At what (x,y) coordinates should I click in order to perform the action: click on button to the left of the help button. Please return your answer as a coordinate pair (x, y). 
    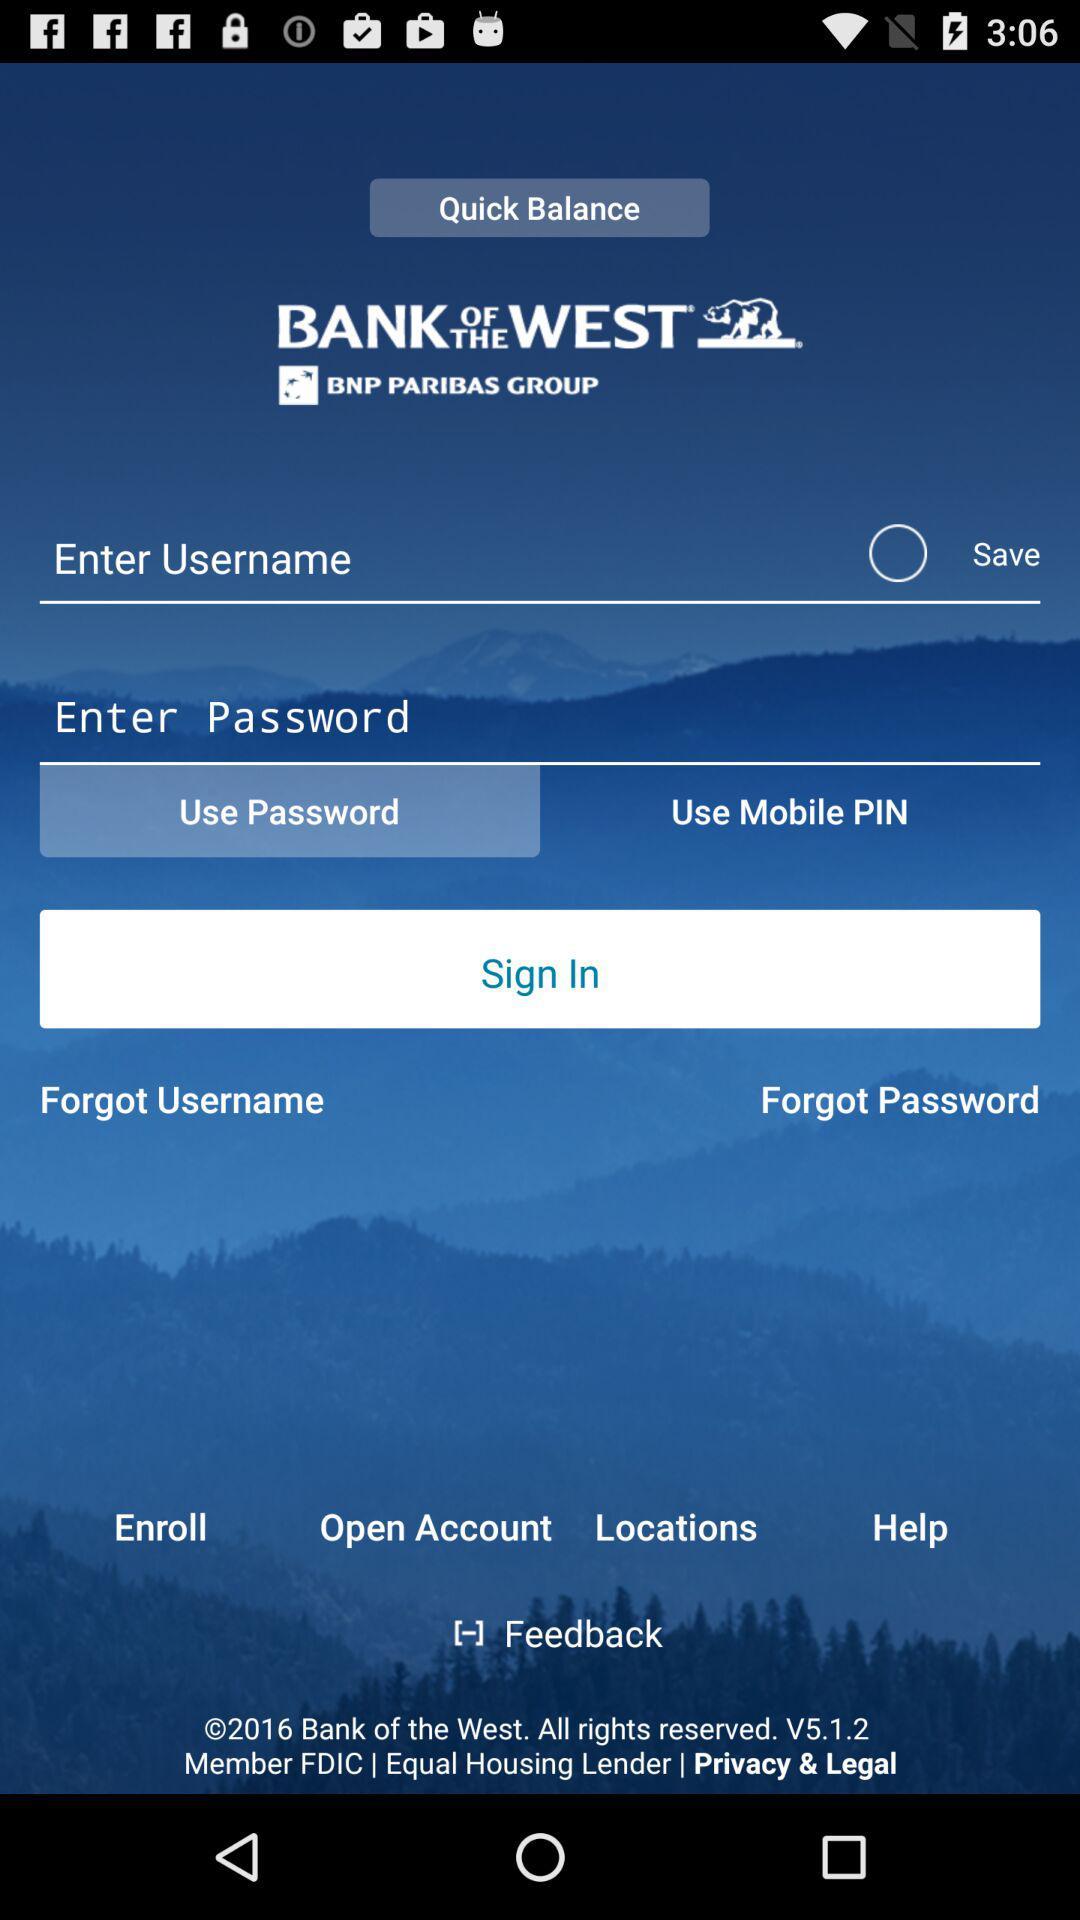
    Looking at the image, I should click on (675, 1525).